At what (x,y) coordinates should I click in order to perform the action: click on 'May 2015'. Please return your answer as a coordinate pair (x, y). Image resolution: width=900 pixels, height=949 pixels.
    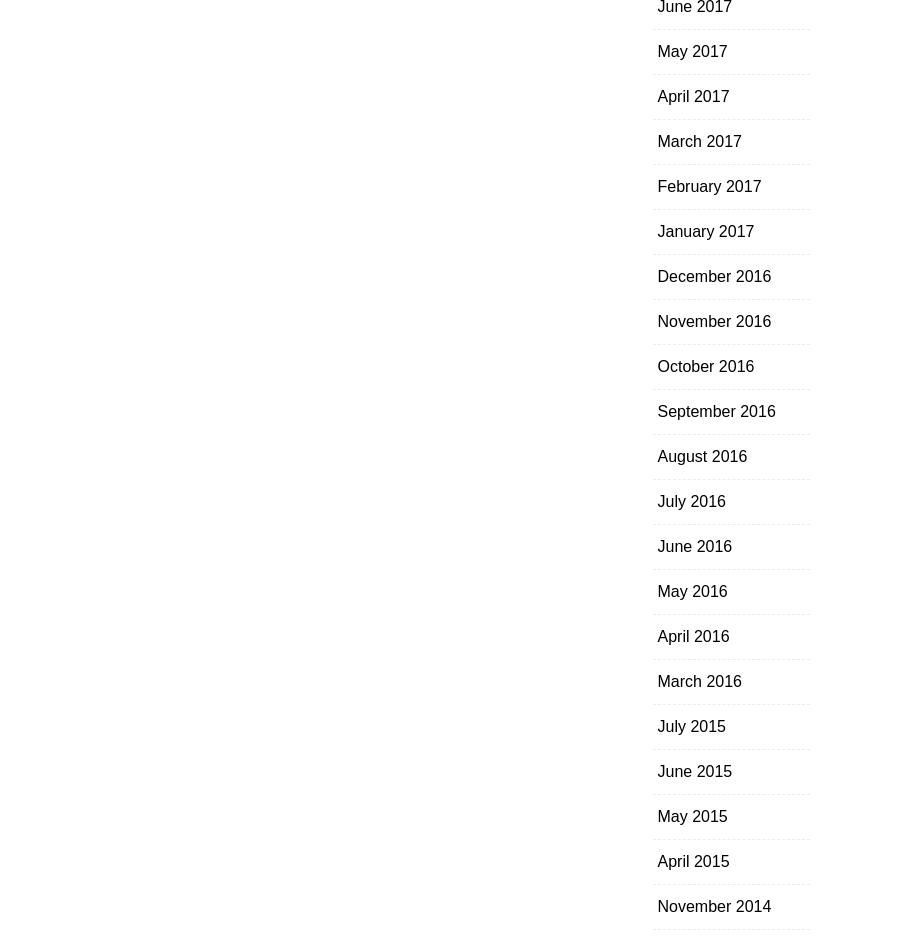
    Looking at the image, I should click on (691, 815).